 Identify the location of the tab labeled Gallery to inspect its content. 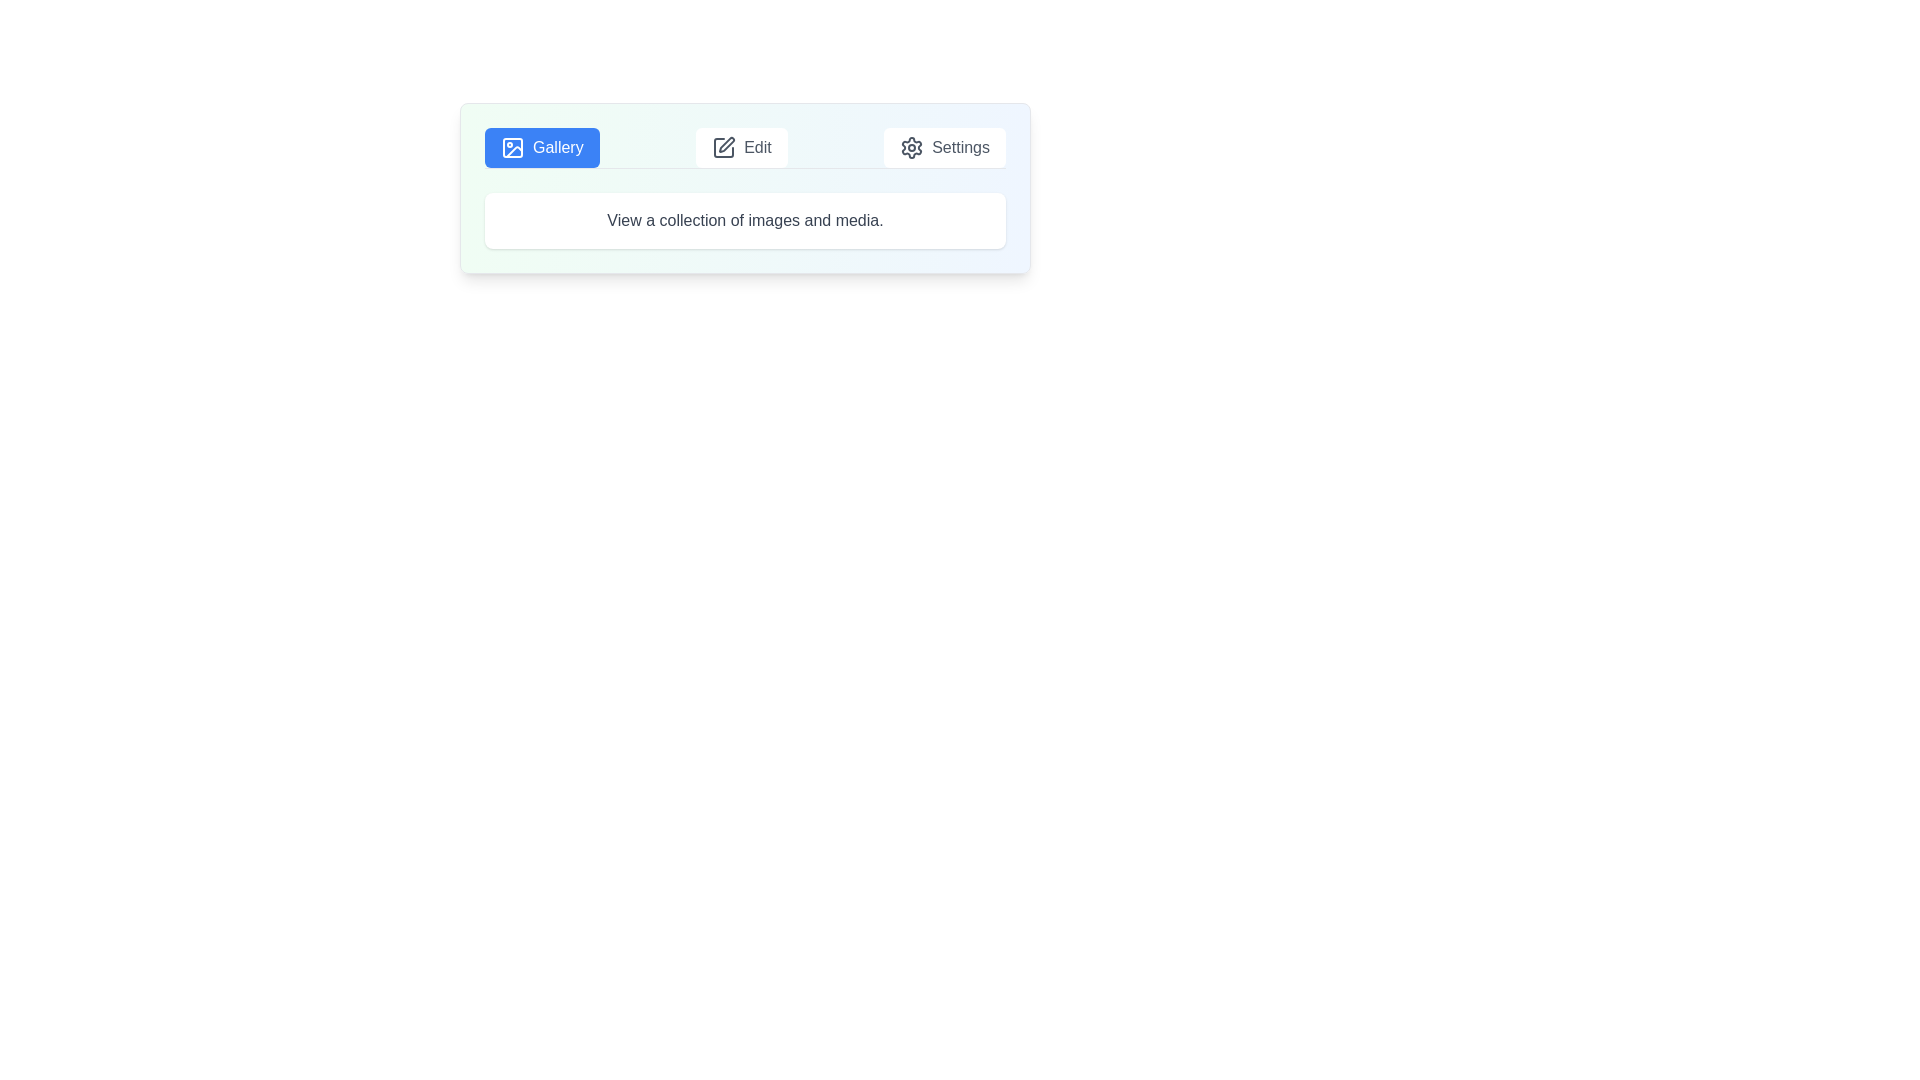
(542, 146).